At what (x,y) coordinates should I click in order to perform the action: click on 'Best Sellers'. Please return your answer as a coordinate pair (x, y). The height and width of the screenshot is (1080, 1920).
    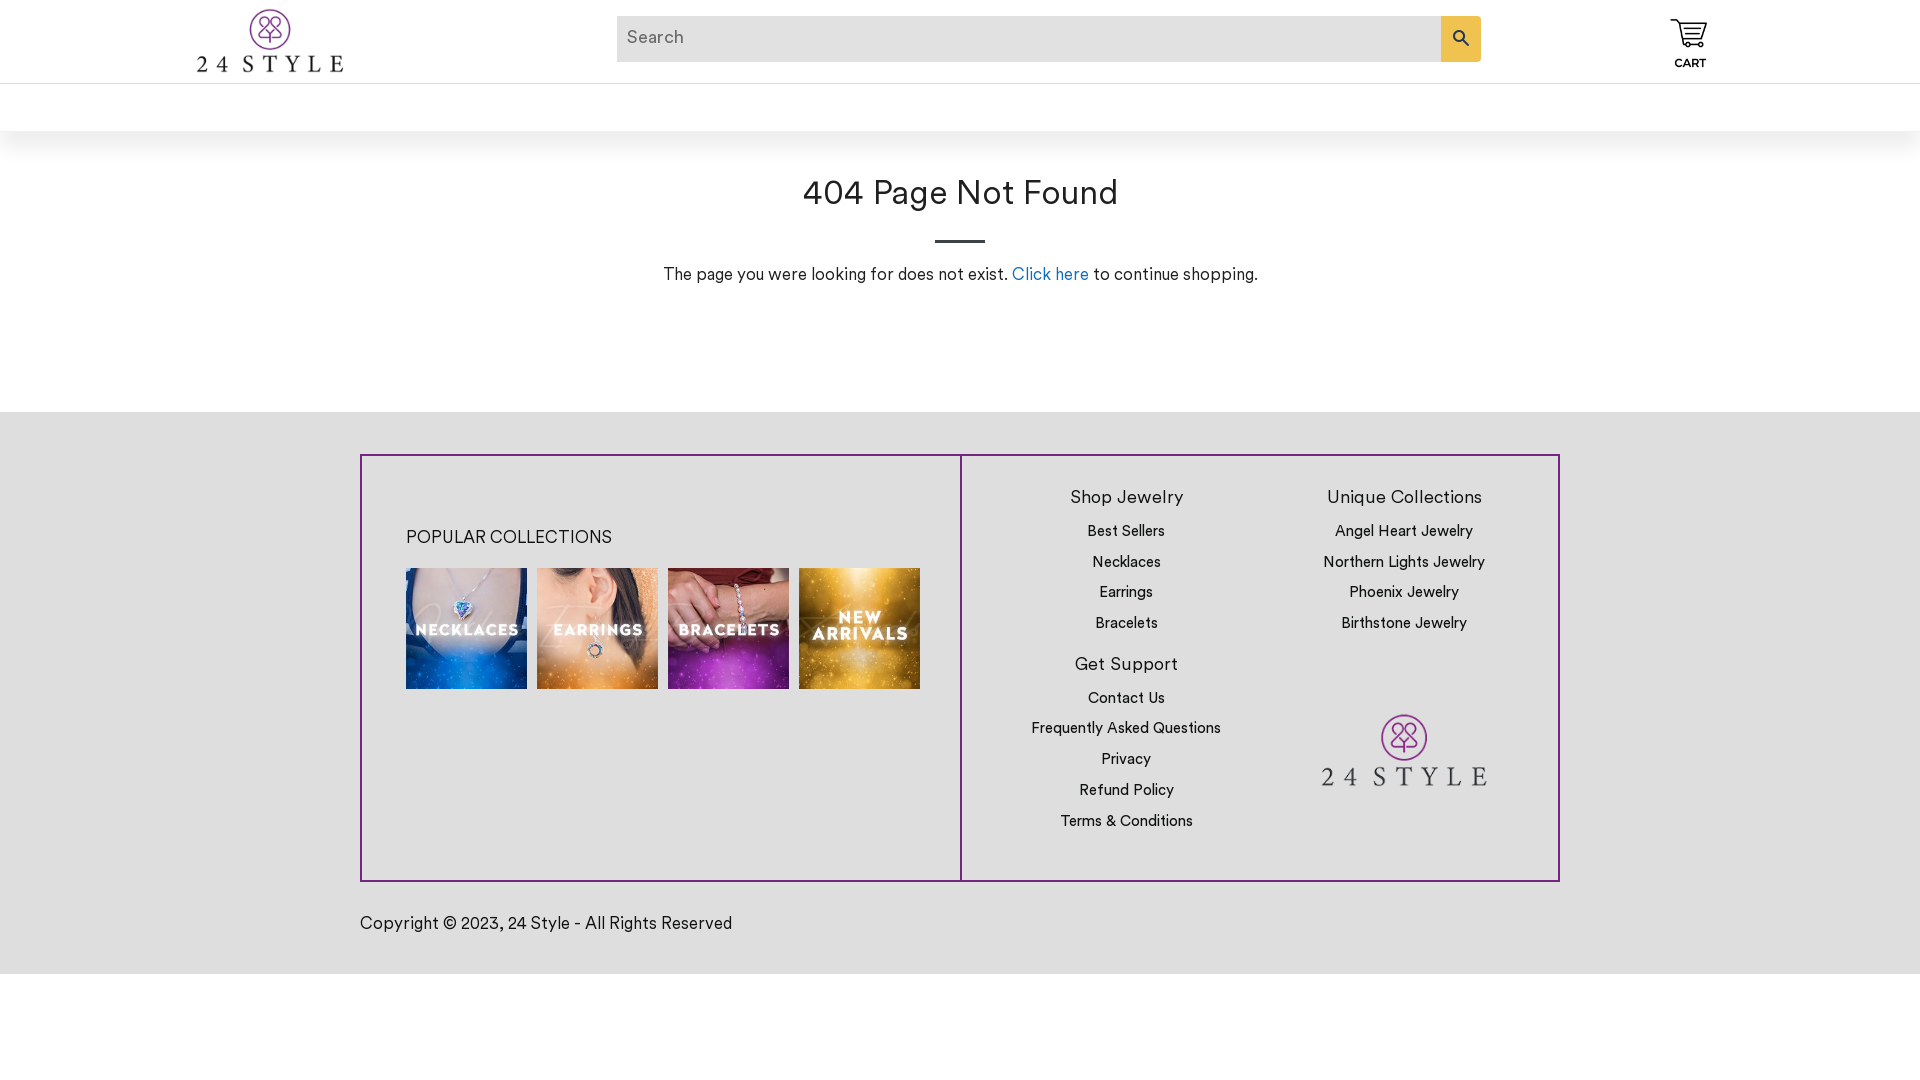
    Looking at the image, I should click on (1126, 531).